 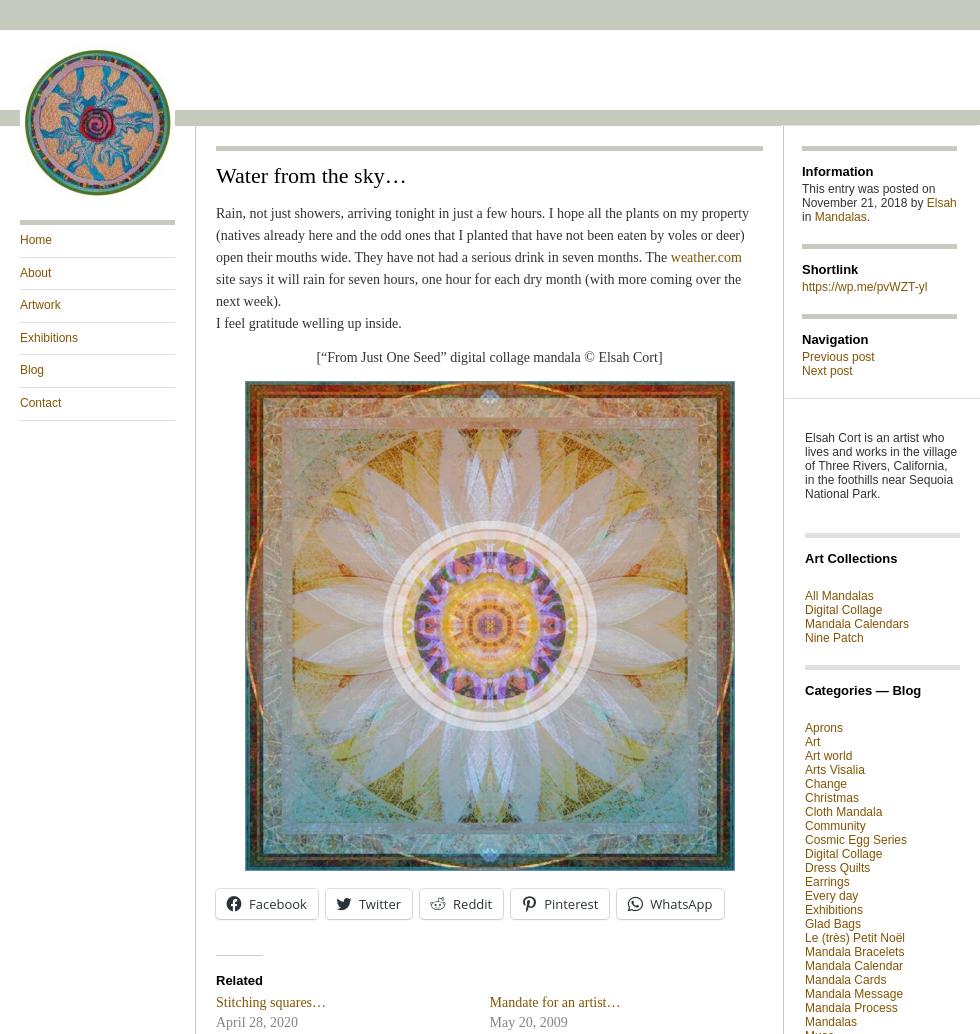 What do you see at coordinates (482, 235) in the screenshot?
I see `'Rain, not just showers, arriving tonight in just a few hours. I hope all the plants on my property (natives already here and the odd ones that I planted that have not been eaten by voles or deer) open their mouths wide. They have not had a serious drink in seven months. The'` at bounding box center [482, 235].